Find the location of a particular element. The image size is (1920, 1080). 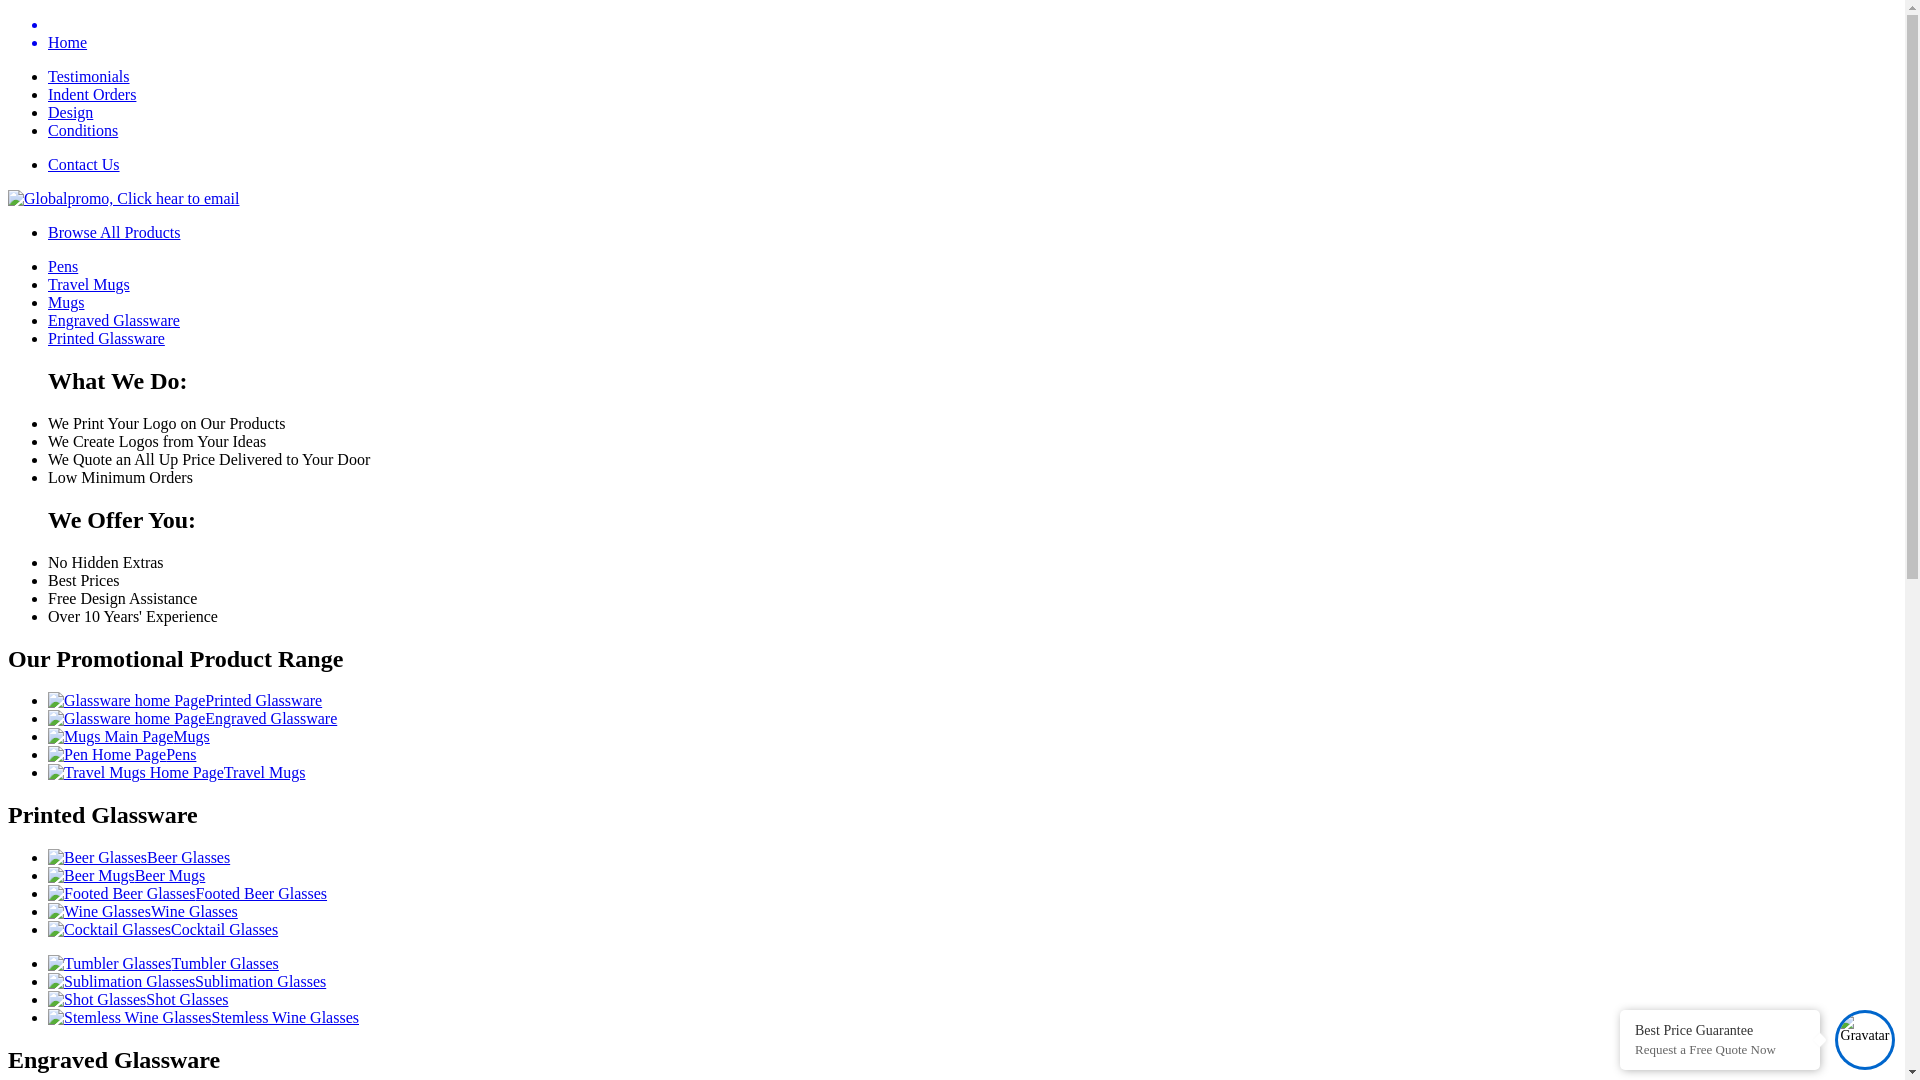

'Cocktail Glasses' is located at coordinates (163, 929).